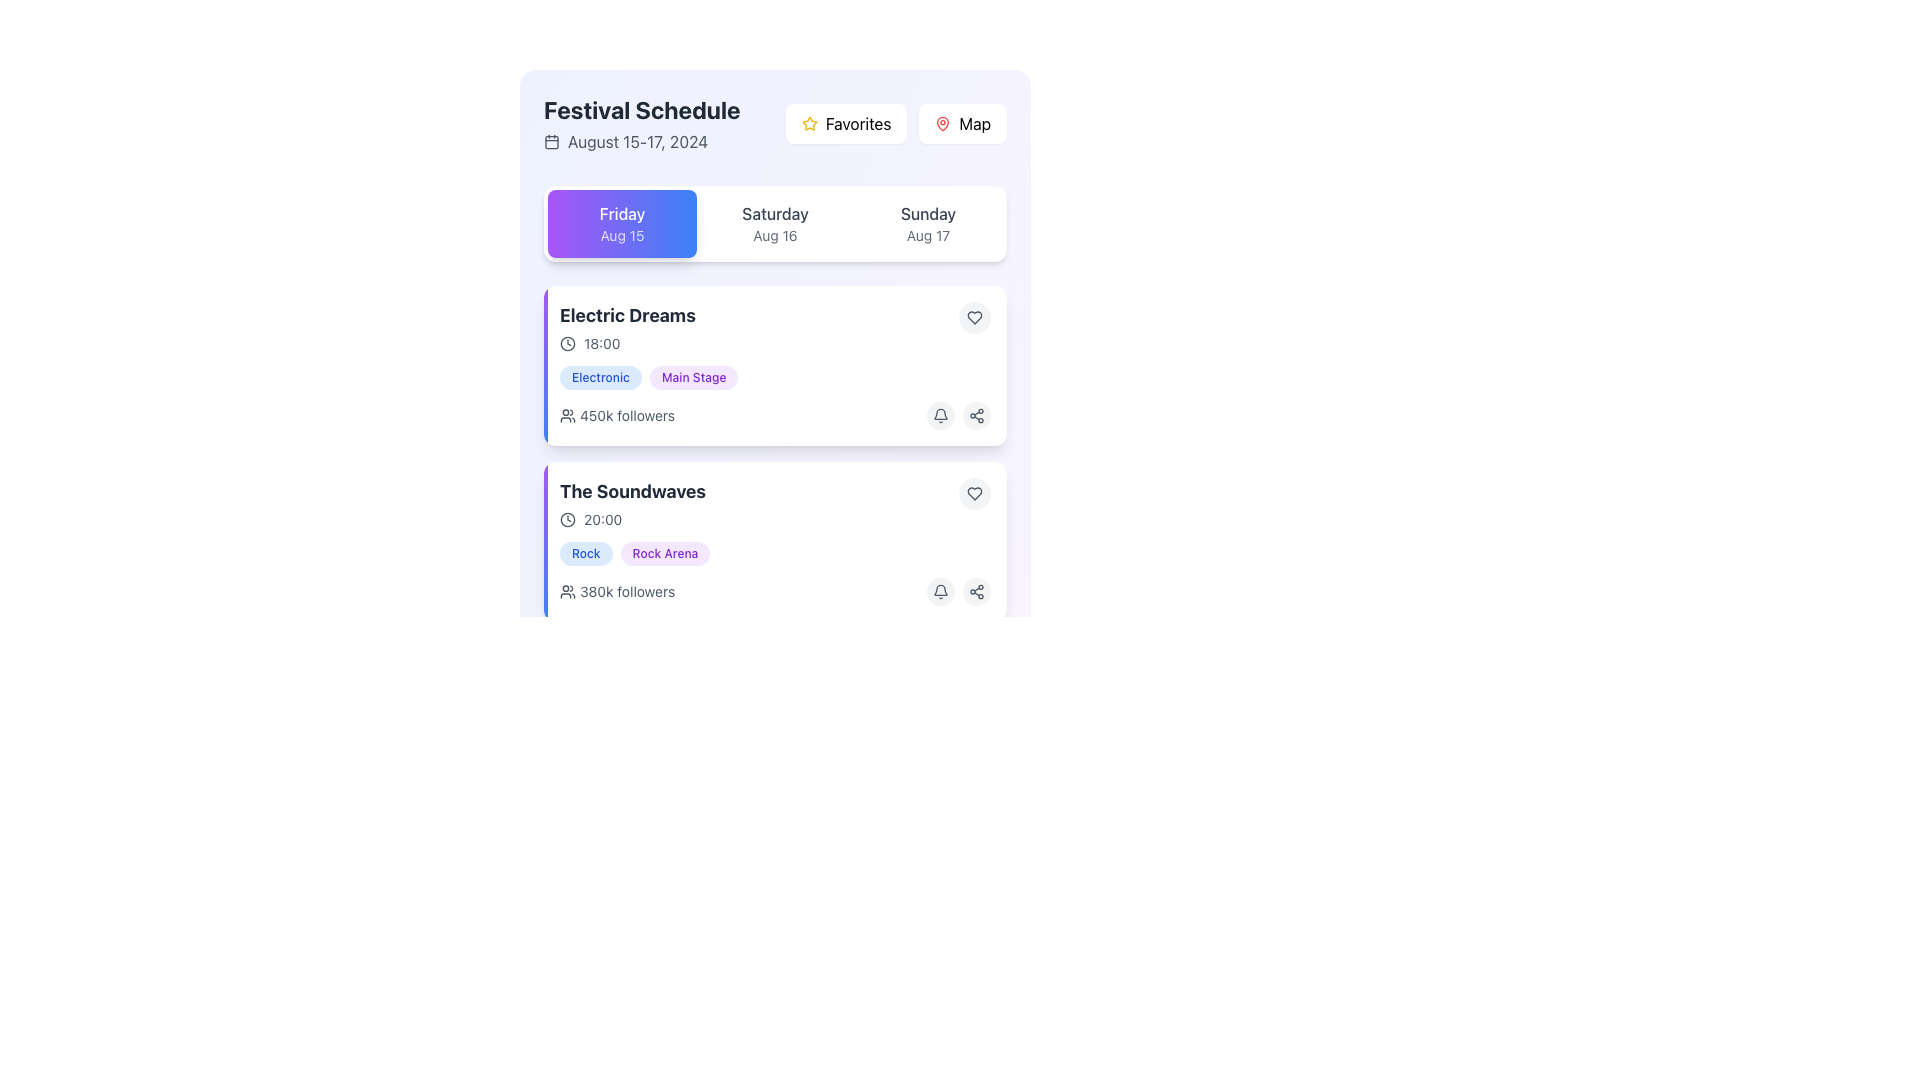  I want to click on the 'Favorites' button, which has a white background, rounded corners, a yellow star icon on the left, and the text 'Favorites' in black, to observe the visual feedback of shadow change, so click(846, 123).